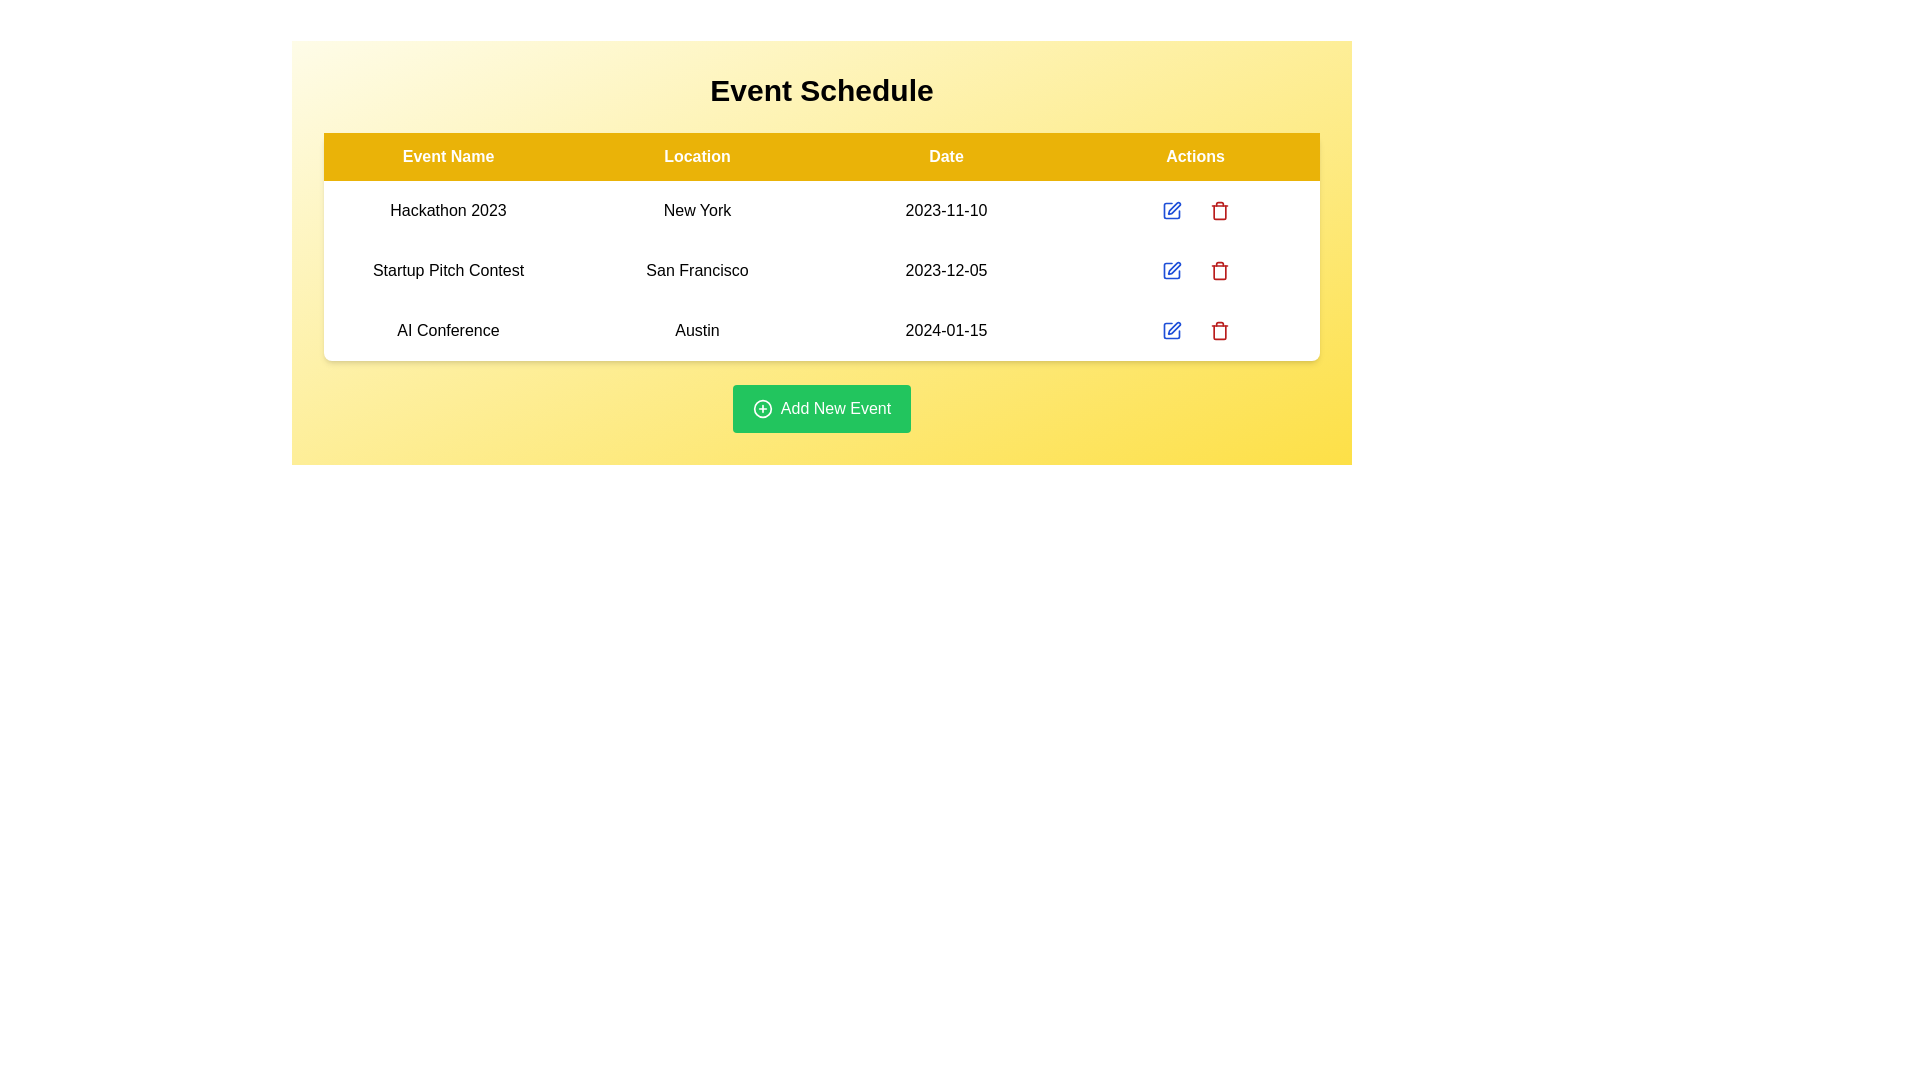  Describe the element at coordinates (1218, 211) in the screenshot. I see `the event corresponding to the row labeled Hackathon 2023` at that location.